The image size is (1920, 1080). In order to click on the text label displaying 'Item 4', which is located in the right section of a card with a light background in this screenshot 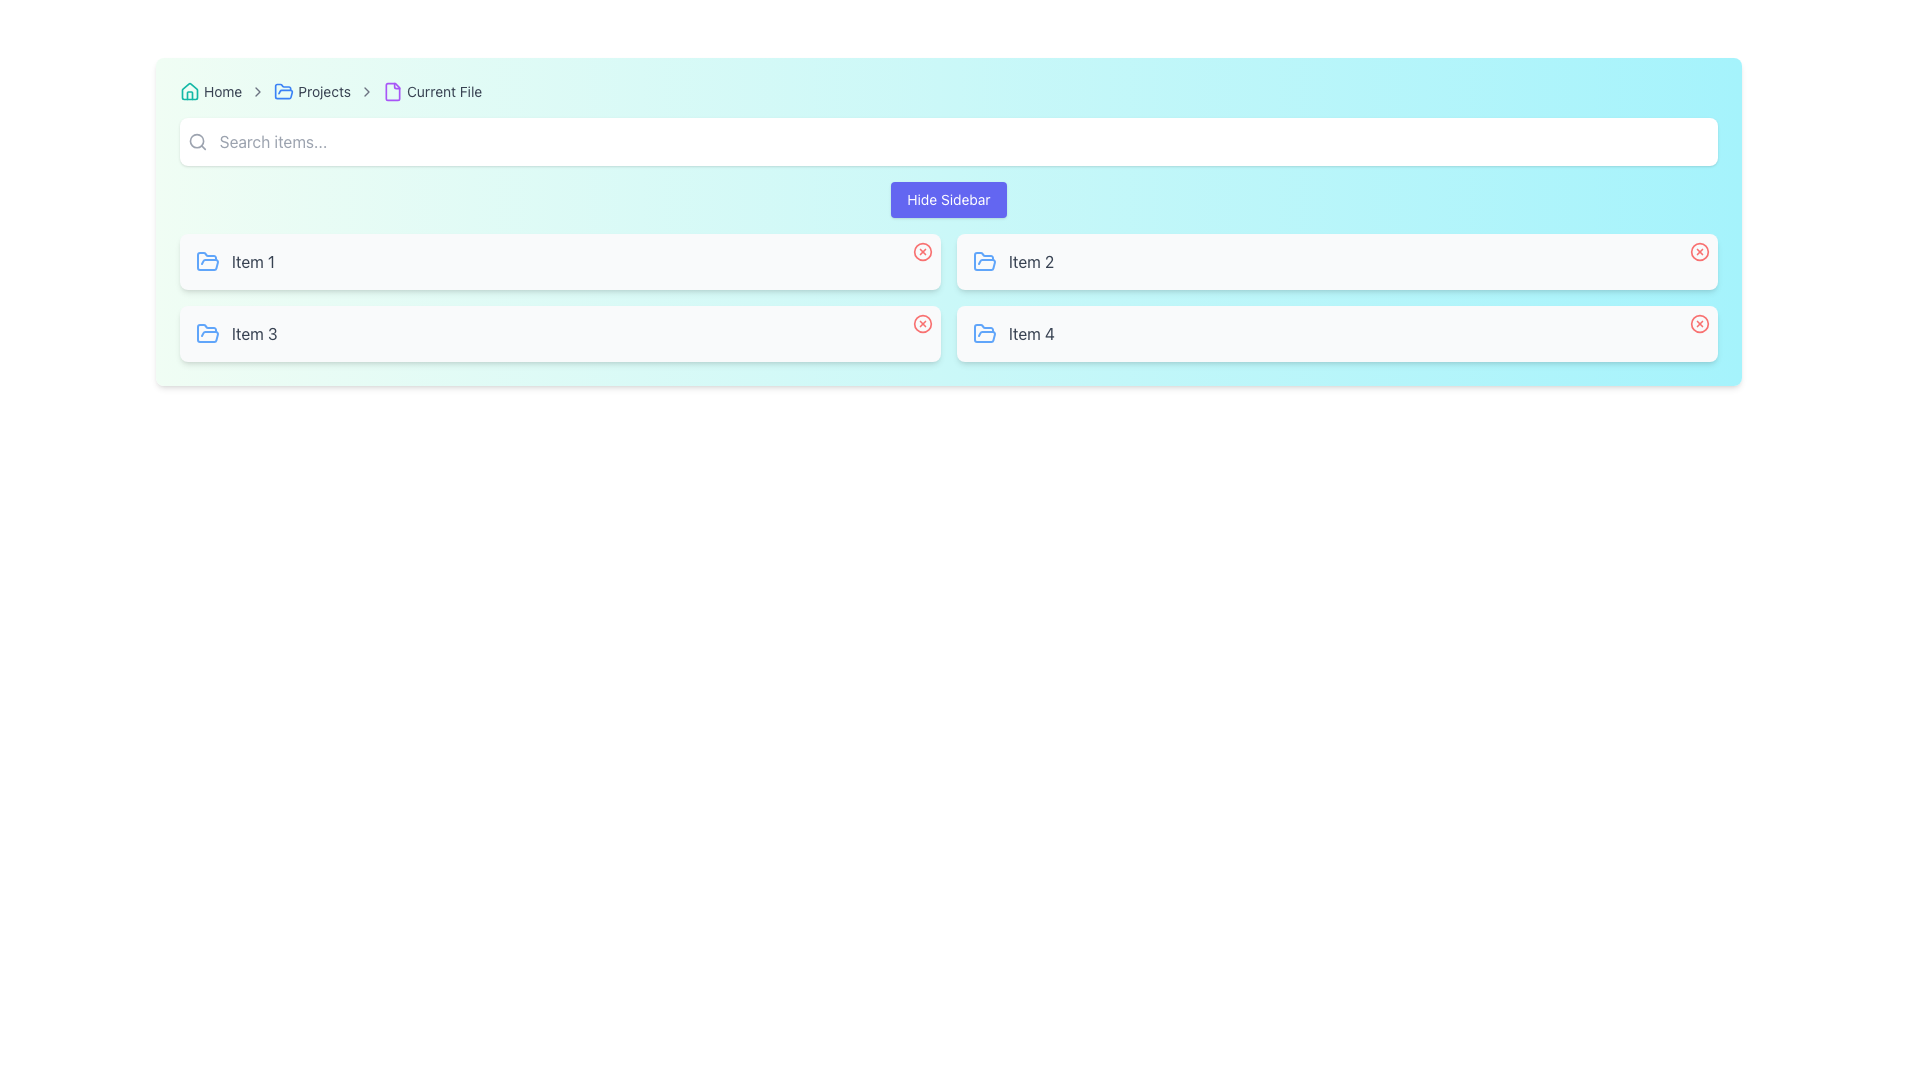, I will do `click(1032, 333)`.